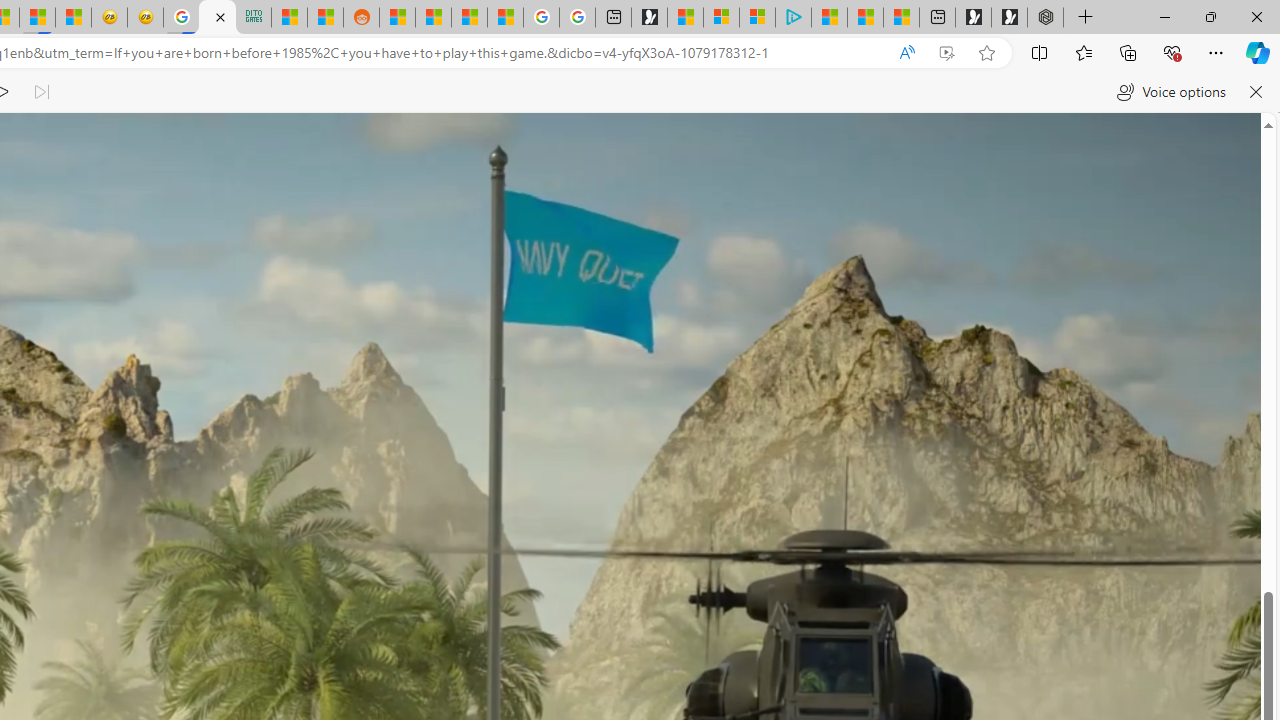 The height and width of the screenshot is (720, 1280). Describe the element at coordinates (1254, 92) in the screenshot. I see `'Close read aloud'` at that location.